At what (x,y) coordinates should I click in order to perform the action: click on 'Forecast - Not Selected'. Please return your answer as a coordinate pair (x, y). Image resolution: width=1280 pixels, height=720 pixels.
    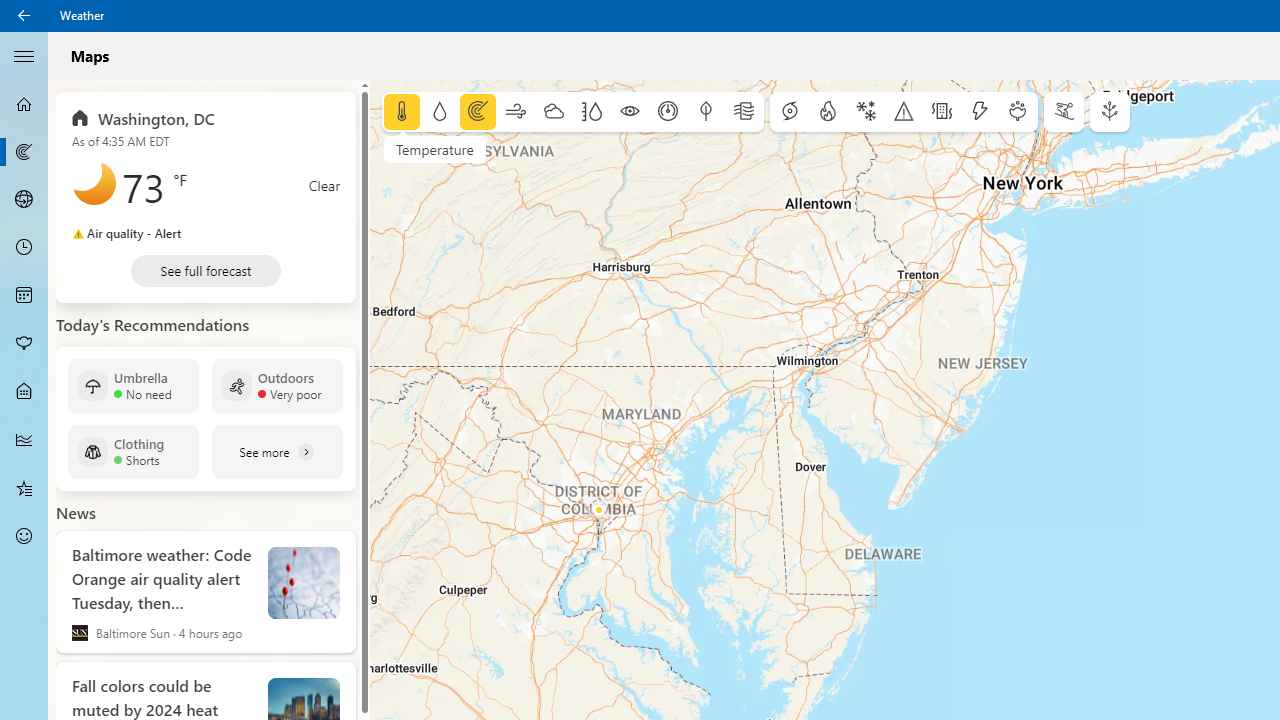
    Looking at the image, I should click on (24, 104).